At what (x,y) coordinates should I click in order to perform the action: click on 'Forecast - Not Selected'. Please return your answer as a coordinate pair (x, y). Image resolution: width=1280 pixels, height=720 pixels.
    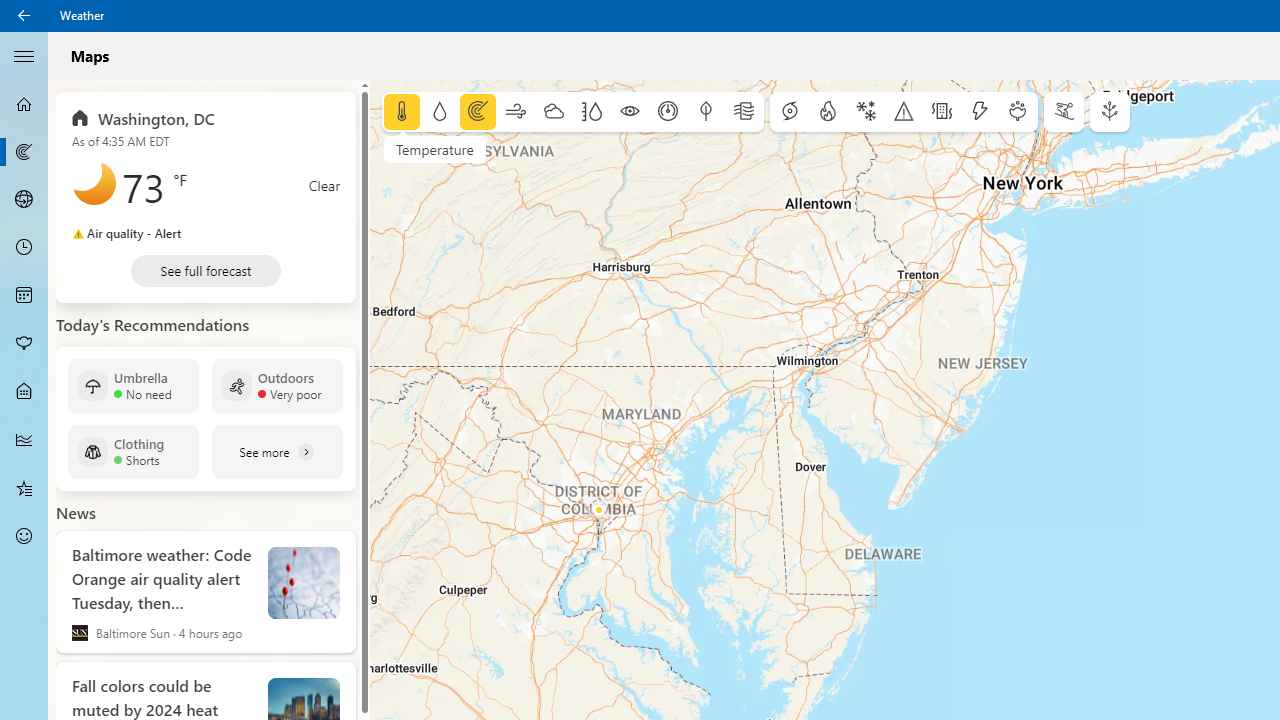
    Looking at the image, I should click on (24, 104).